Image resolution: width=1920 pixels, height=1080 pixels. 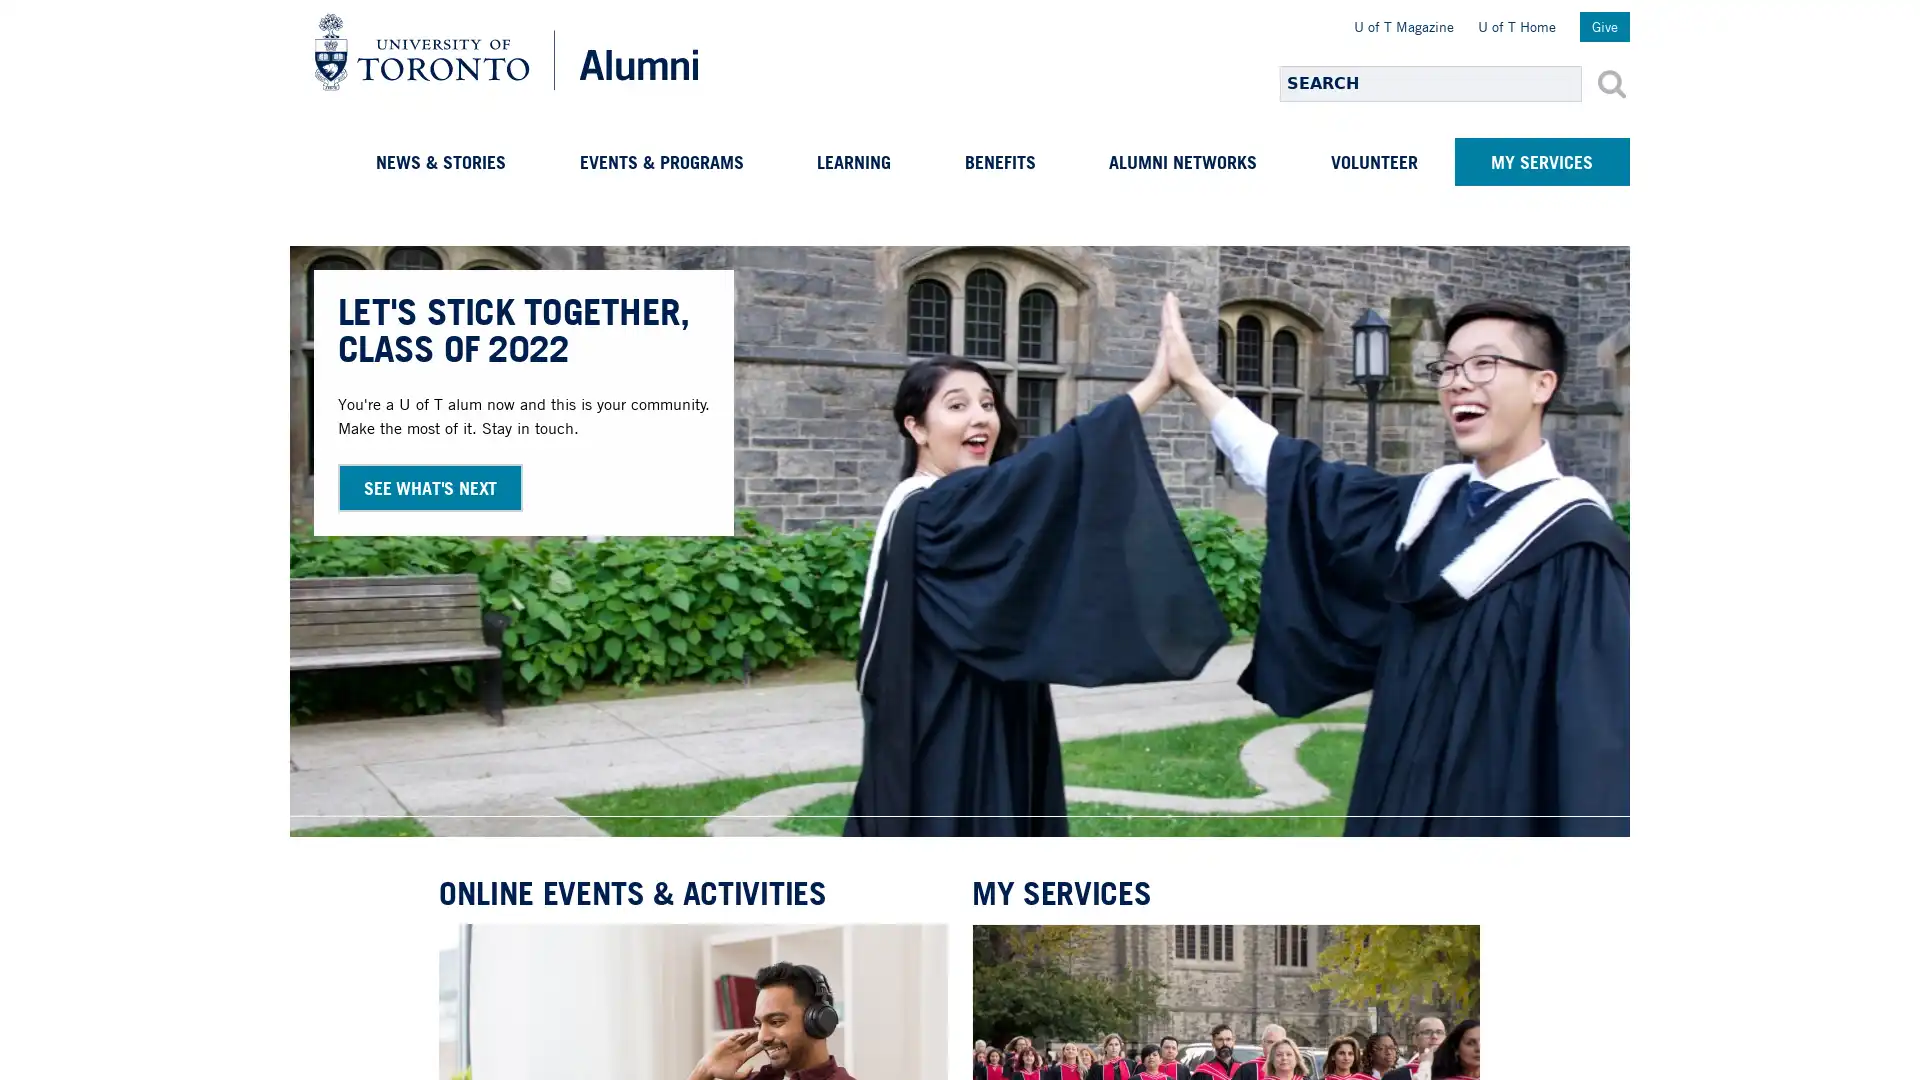 What do you see at coordinates (1612, 83) in the screenshot?
I see `Search` at bounding box center [1612, 83].